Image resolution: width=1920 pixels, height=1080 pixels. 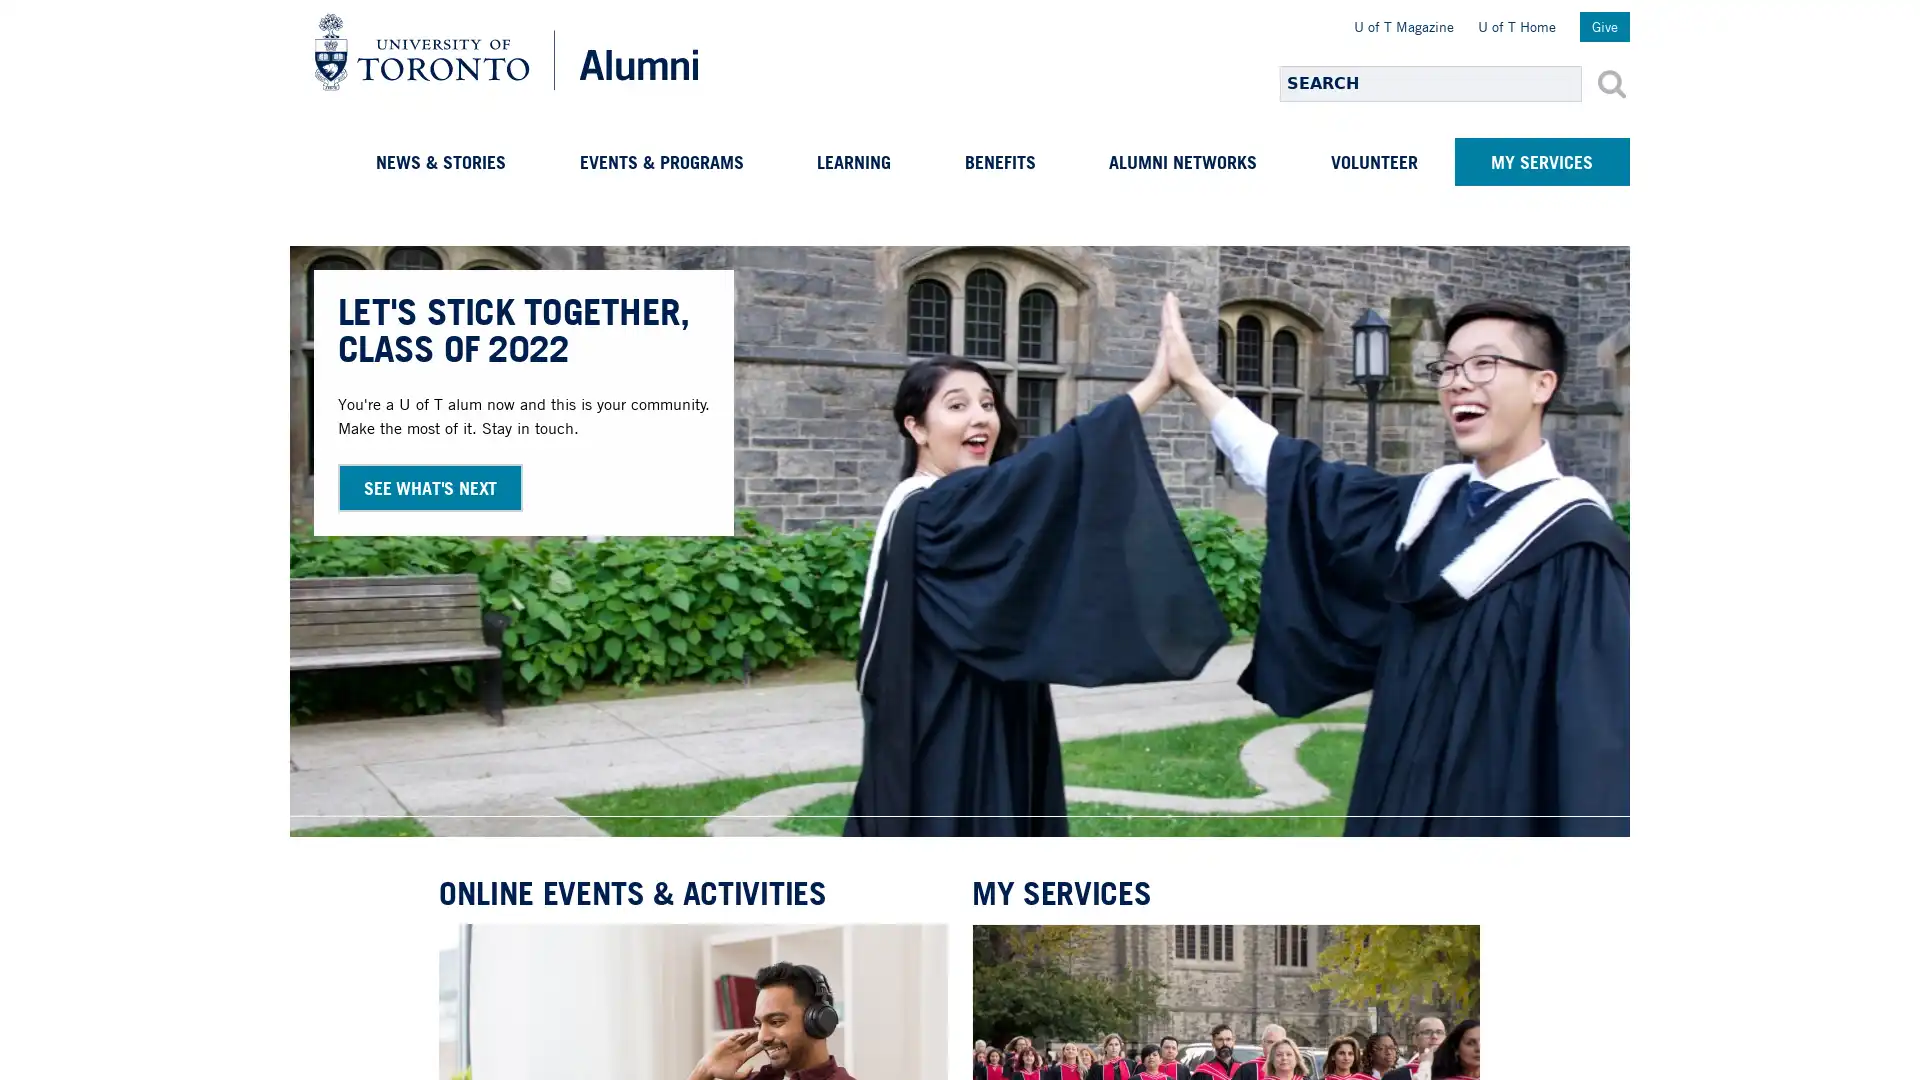 What do you see at coordinates (1612, 83) in the screenshot?
I see `Search` at bounding box center [1612, 83].